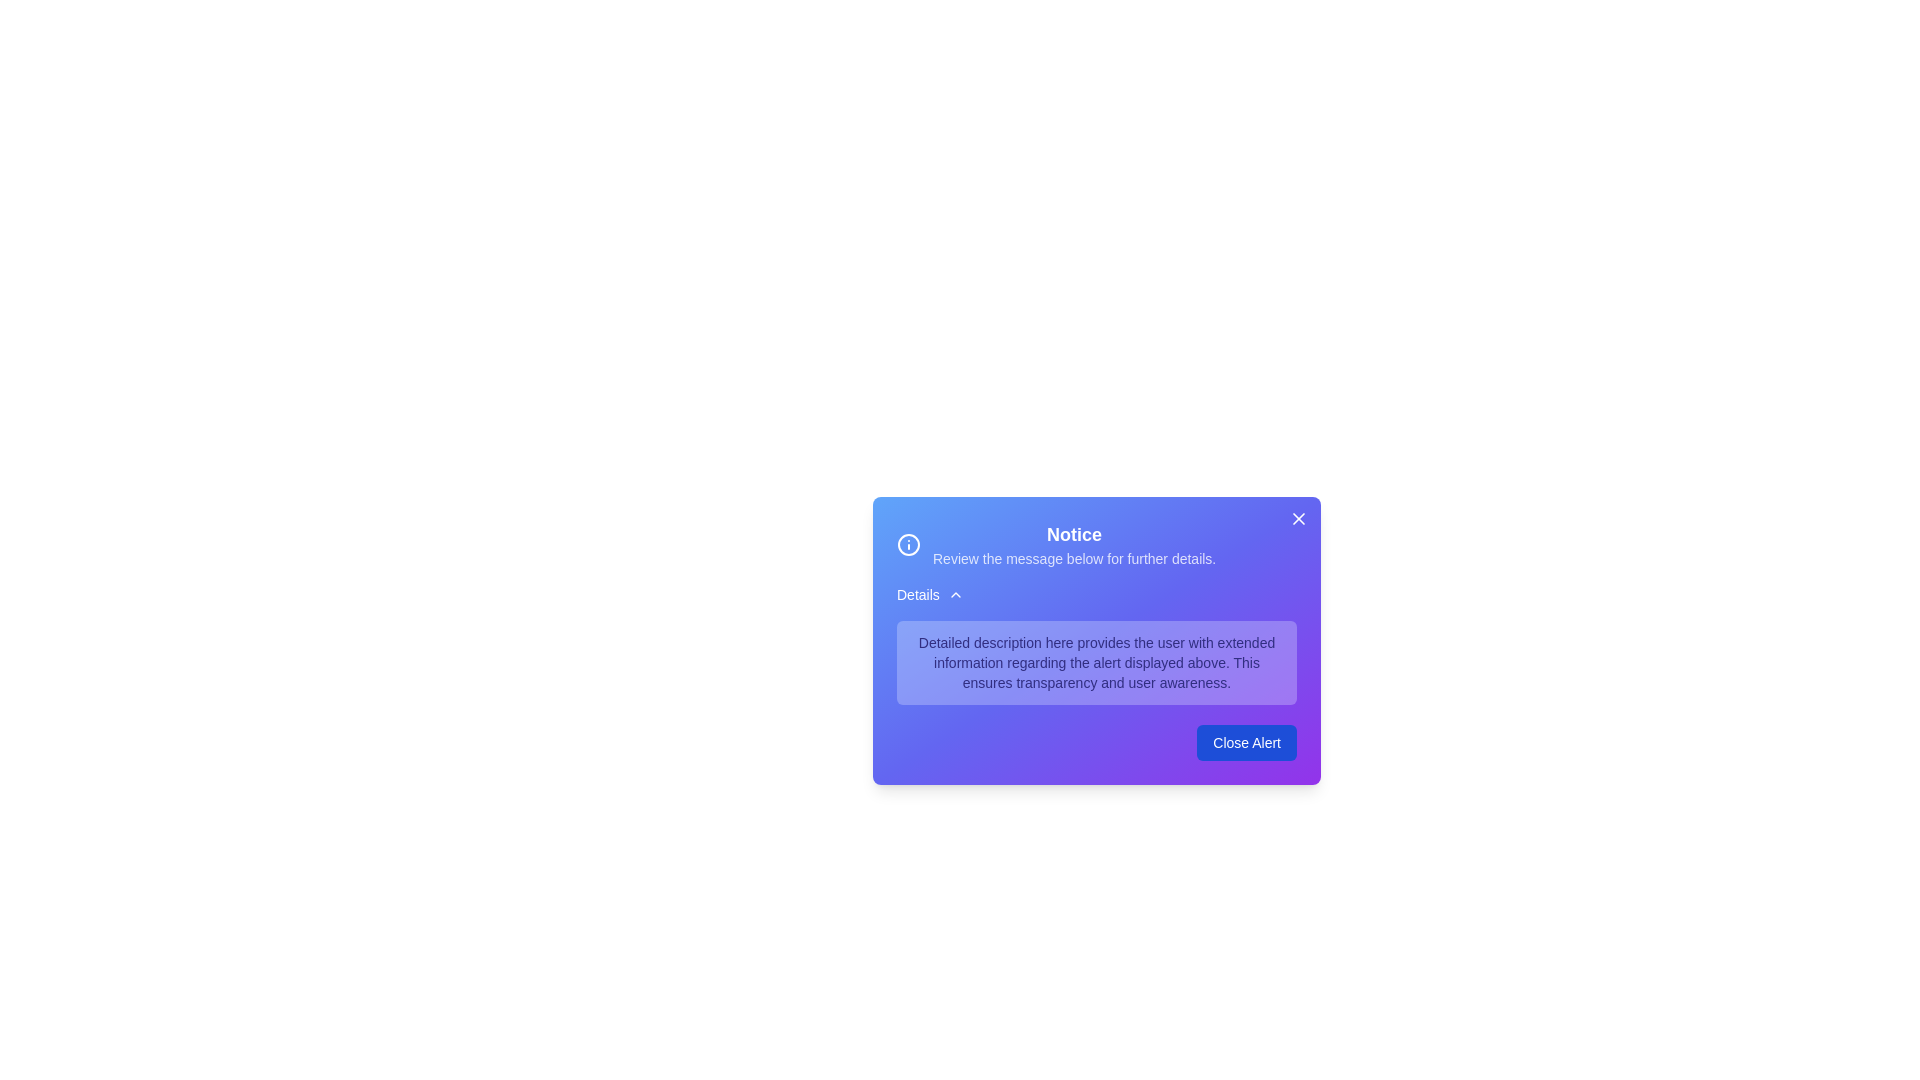 The width and height of the screenshot is (1920, 1080). Describe the element at coordinates (929, 593) in the screenshot. I see `the 'Details' button to toggle the visibility of detailed information` at that location.